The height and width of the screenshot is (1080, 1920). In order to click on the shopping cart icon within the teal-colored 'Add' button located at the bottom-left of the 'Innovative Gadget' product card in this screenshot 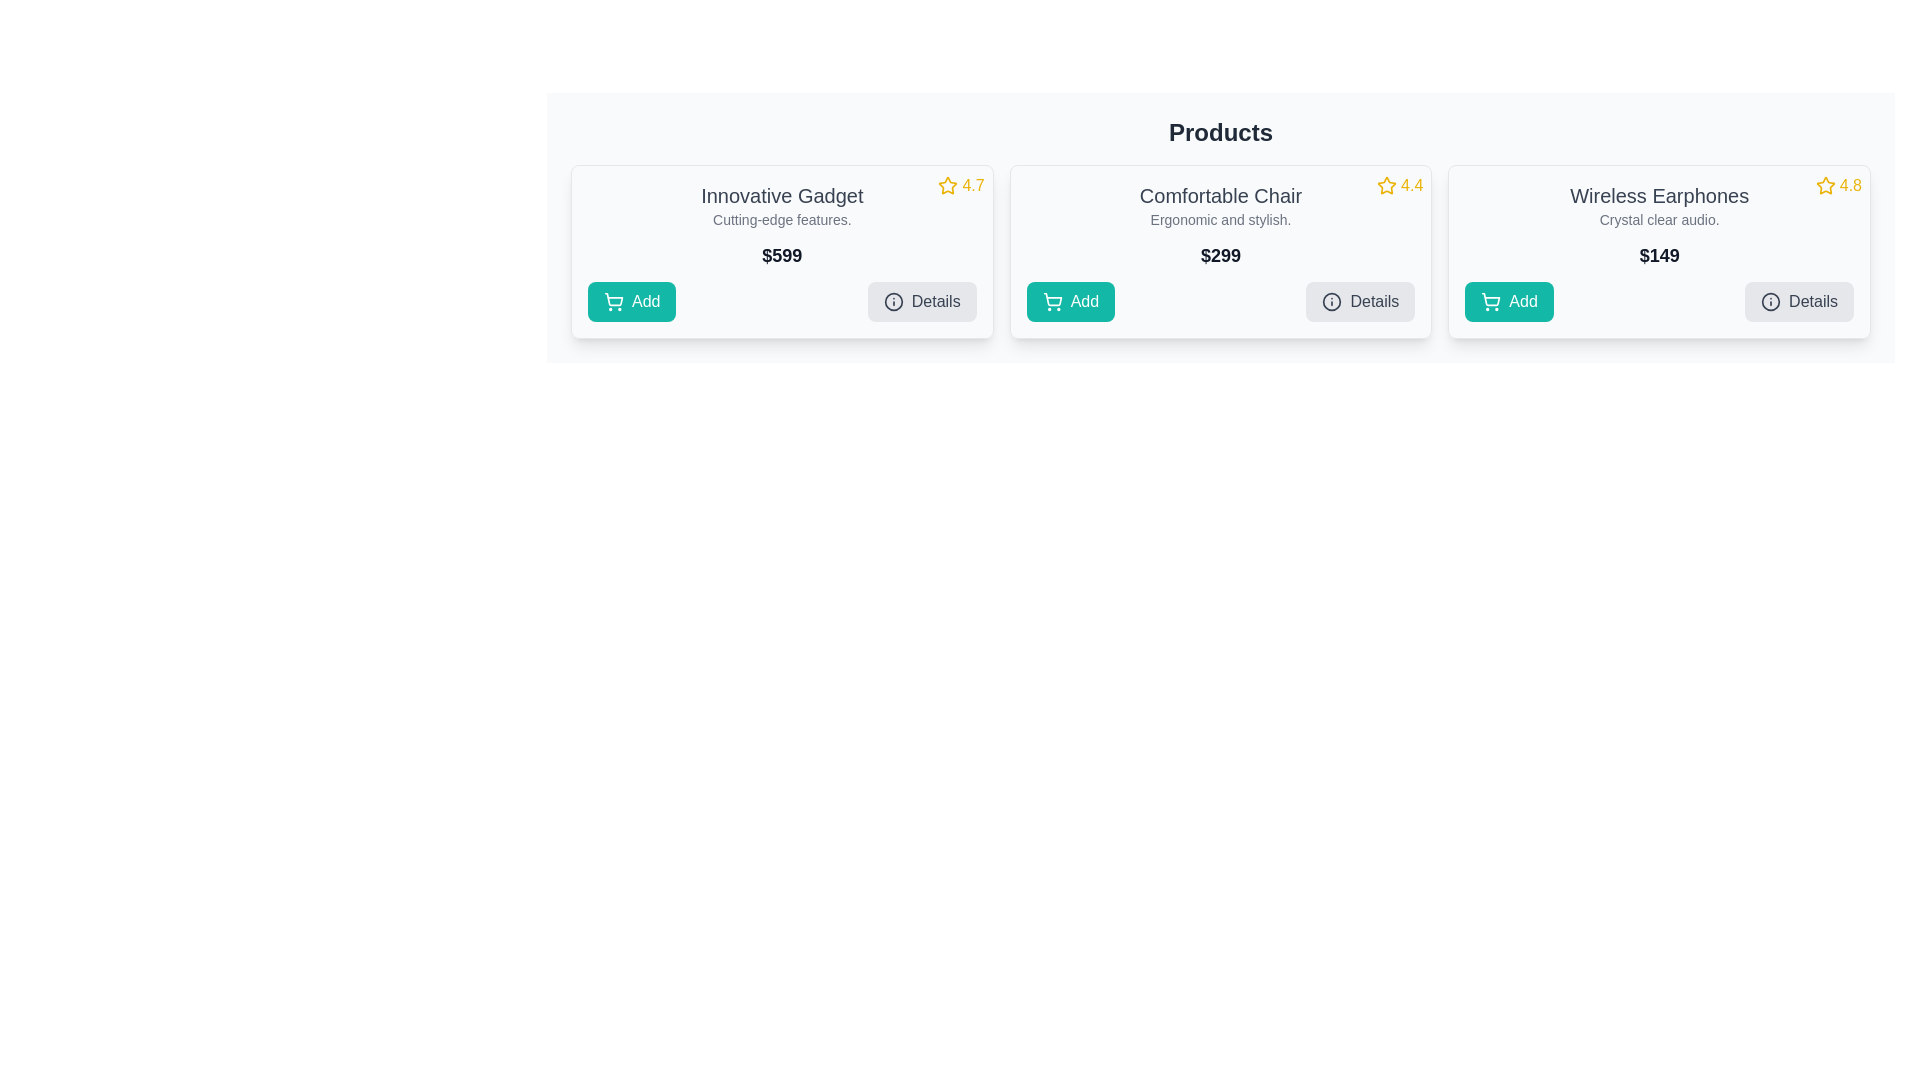, I will do `click(613, 301)`.